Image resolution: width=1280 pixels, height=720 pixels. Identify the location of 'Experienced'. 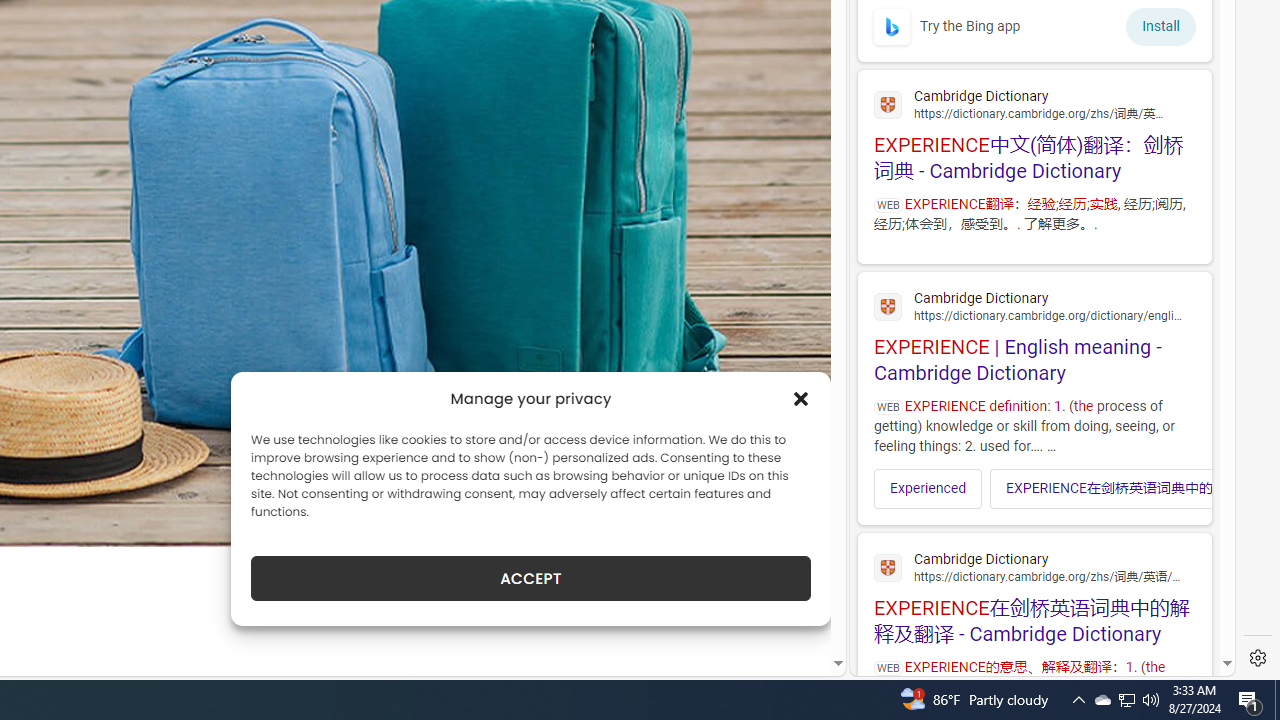
(927, 488).